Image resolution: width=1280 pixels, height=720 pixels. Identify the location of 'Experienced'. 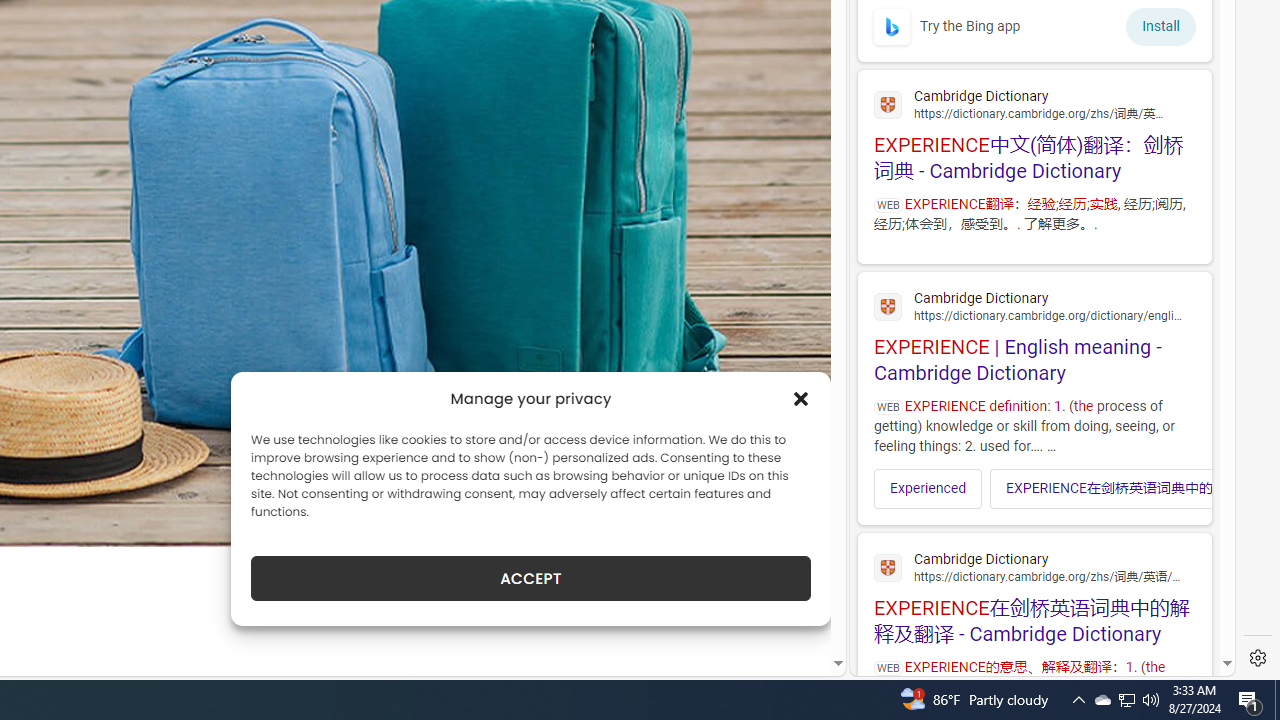
(927, 488).